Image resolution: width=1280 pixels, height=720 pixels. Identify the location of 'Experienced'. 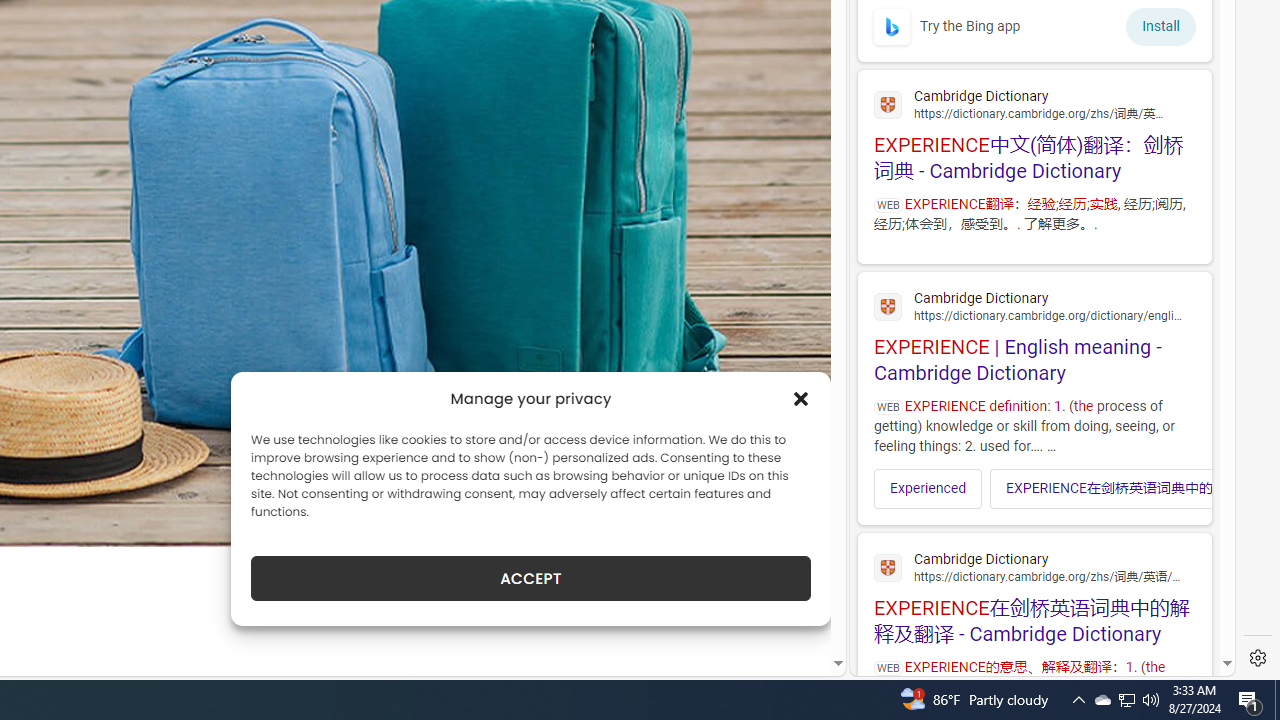
(927, 488).